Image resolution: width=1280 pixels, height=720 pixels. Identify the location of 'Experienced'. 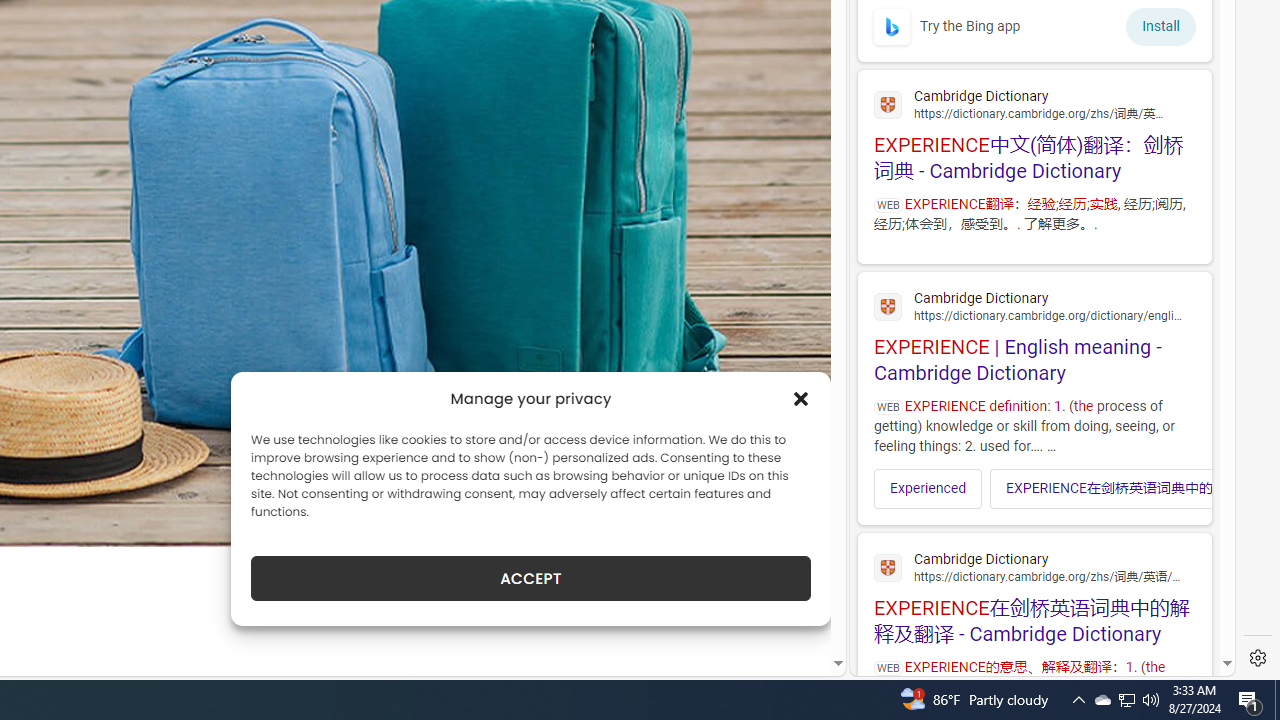
(927, 488).